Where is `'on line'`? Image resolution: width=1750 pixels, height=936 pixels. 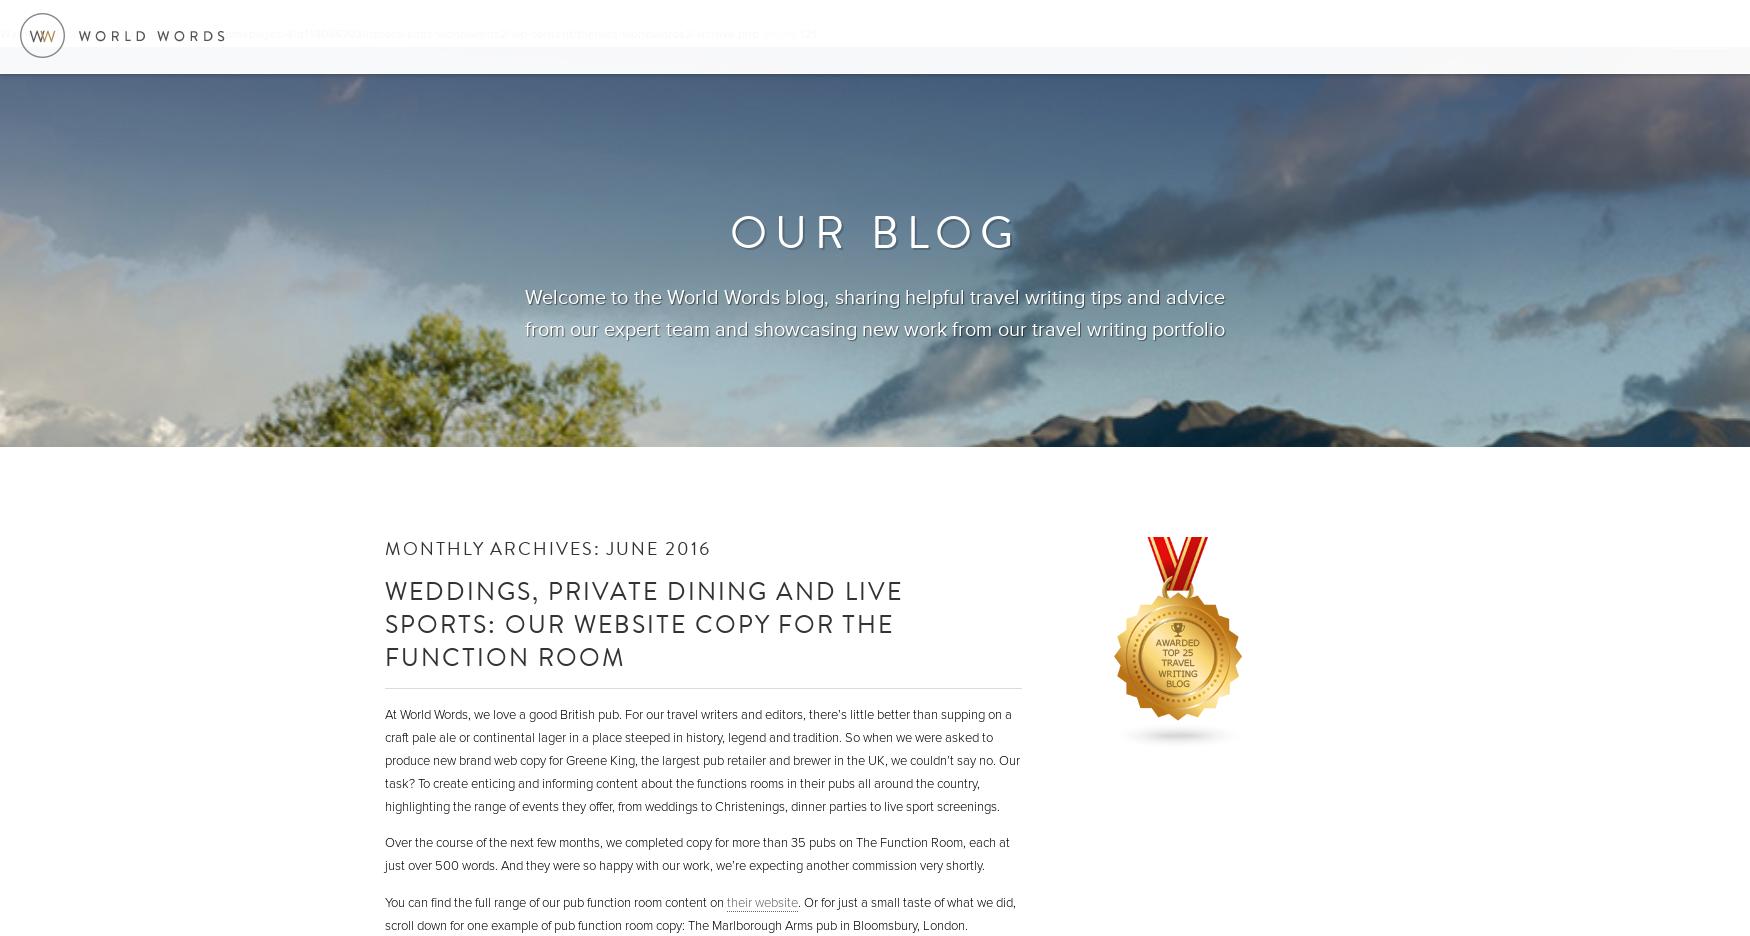
'on line' is located at coordinates (778, 32).